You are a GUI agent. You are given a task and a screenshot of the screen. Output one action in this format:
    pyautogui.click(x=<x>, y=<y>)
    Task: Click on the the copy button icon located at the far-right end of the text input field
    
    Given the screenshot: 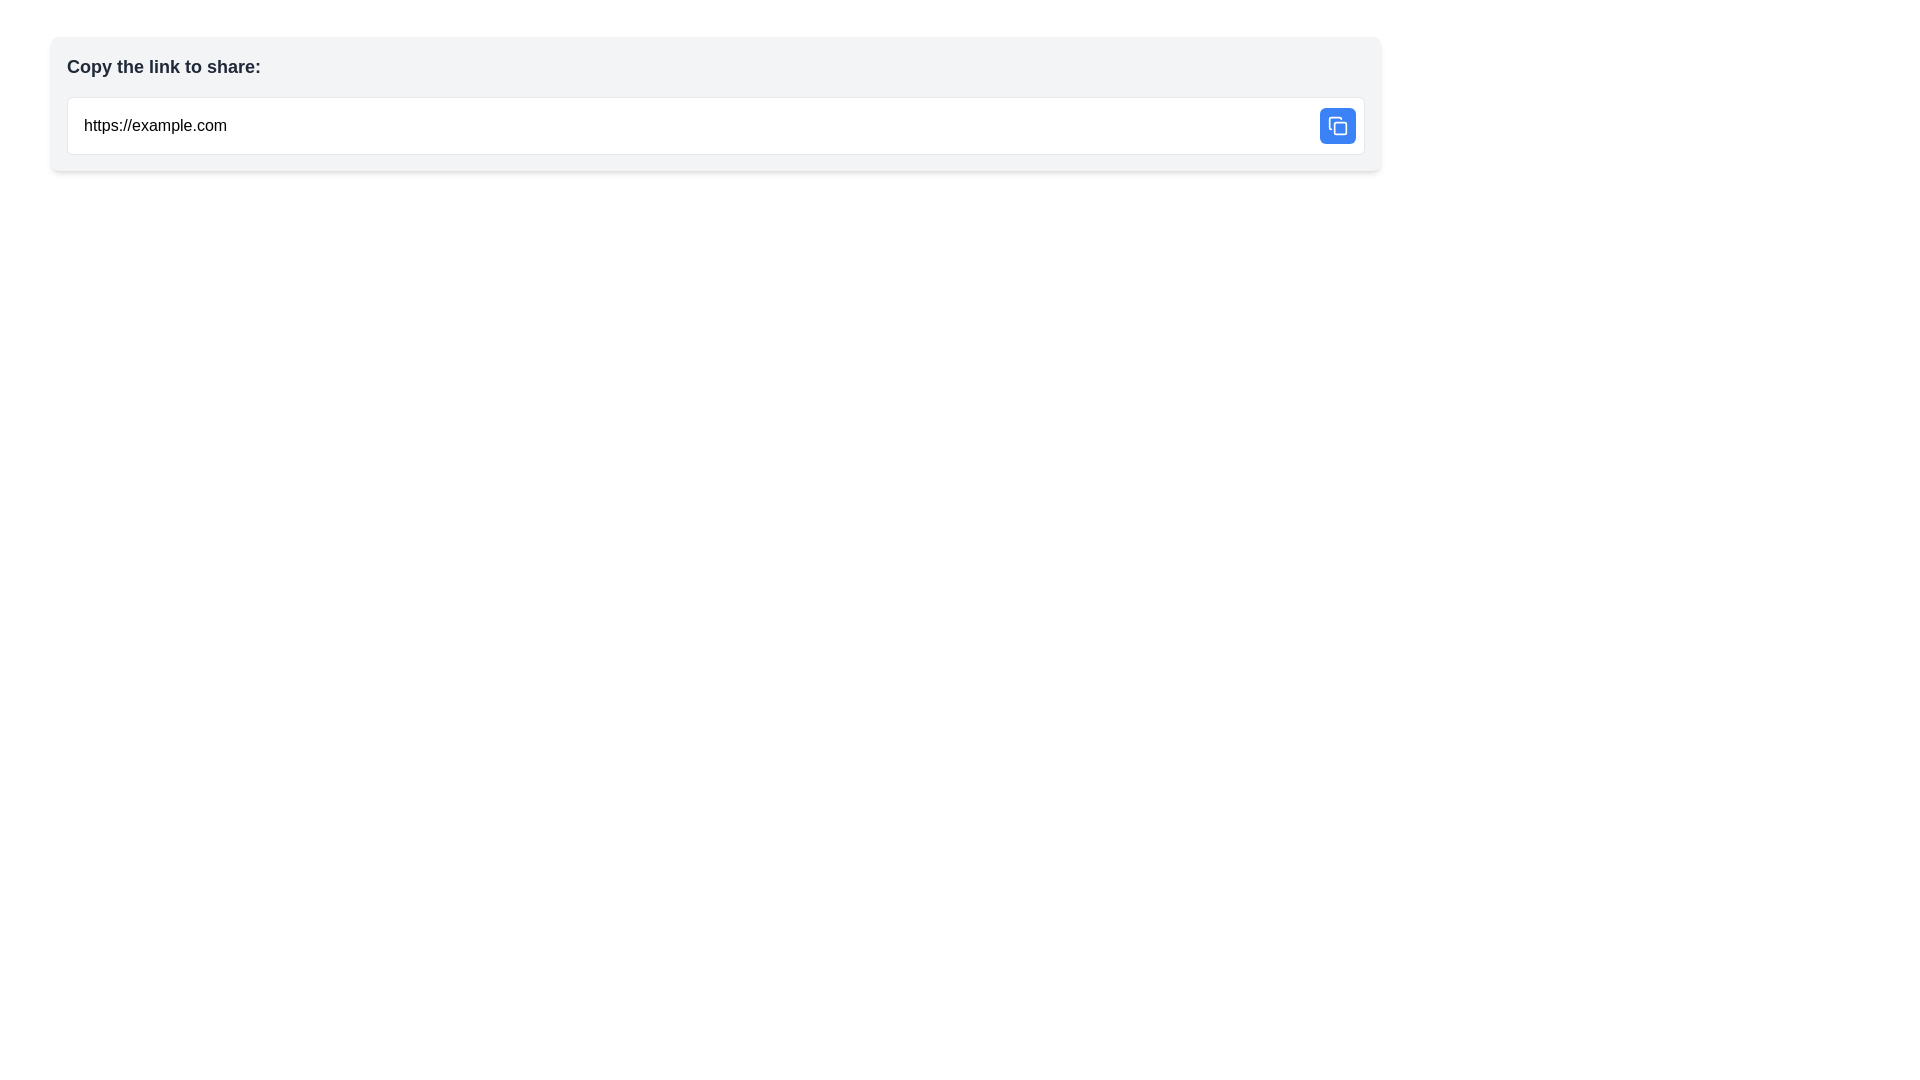 What is the action you would take?
    pyautogui.click(x=1338, y=126)
    